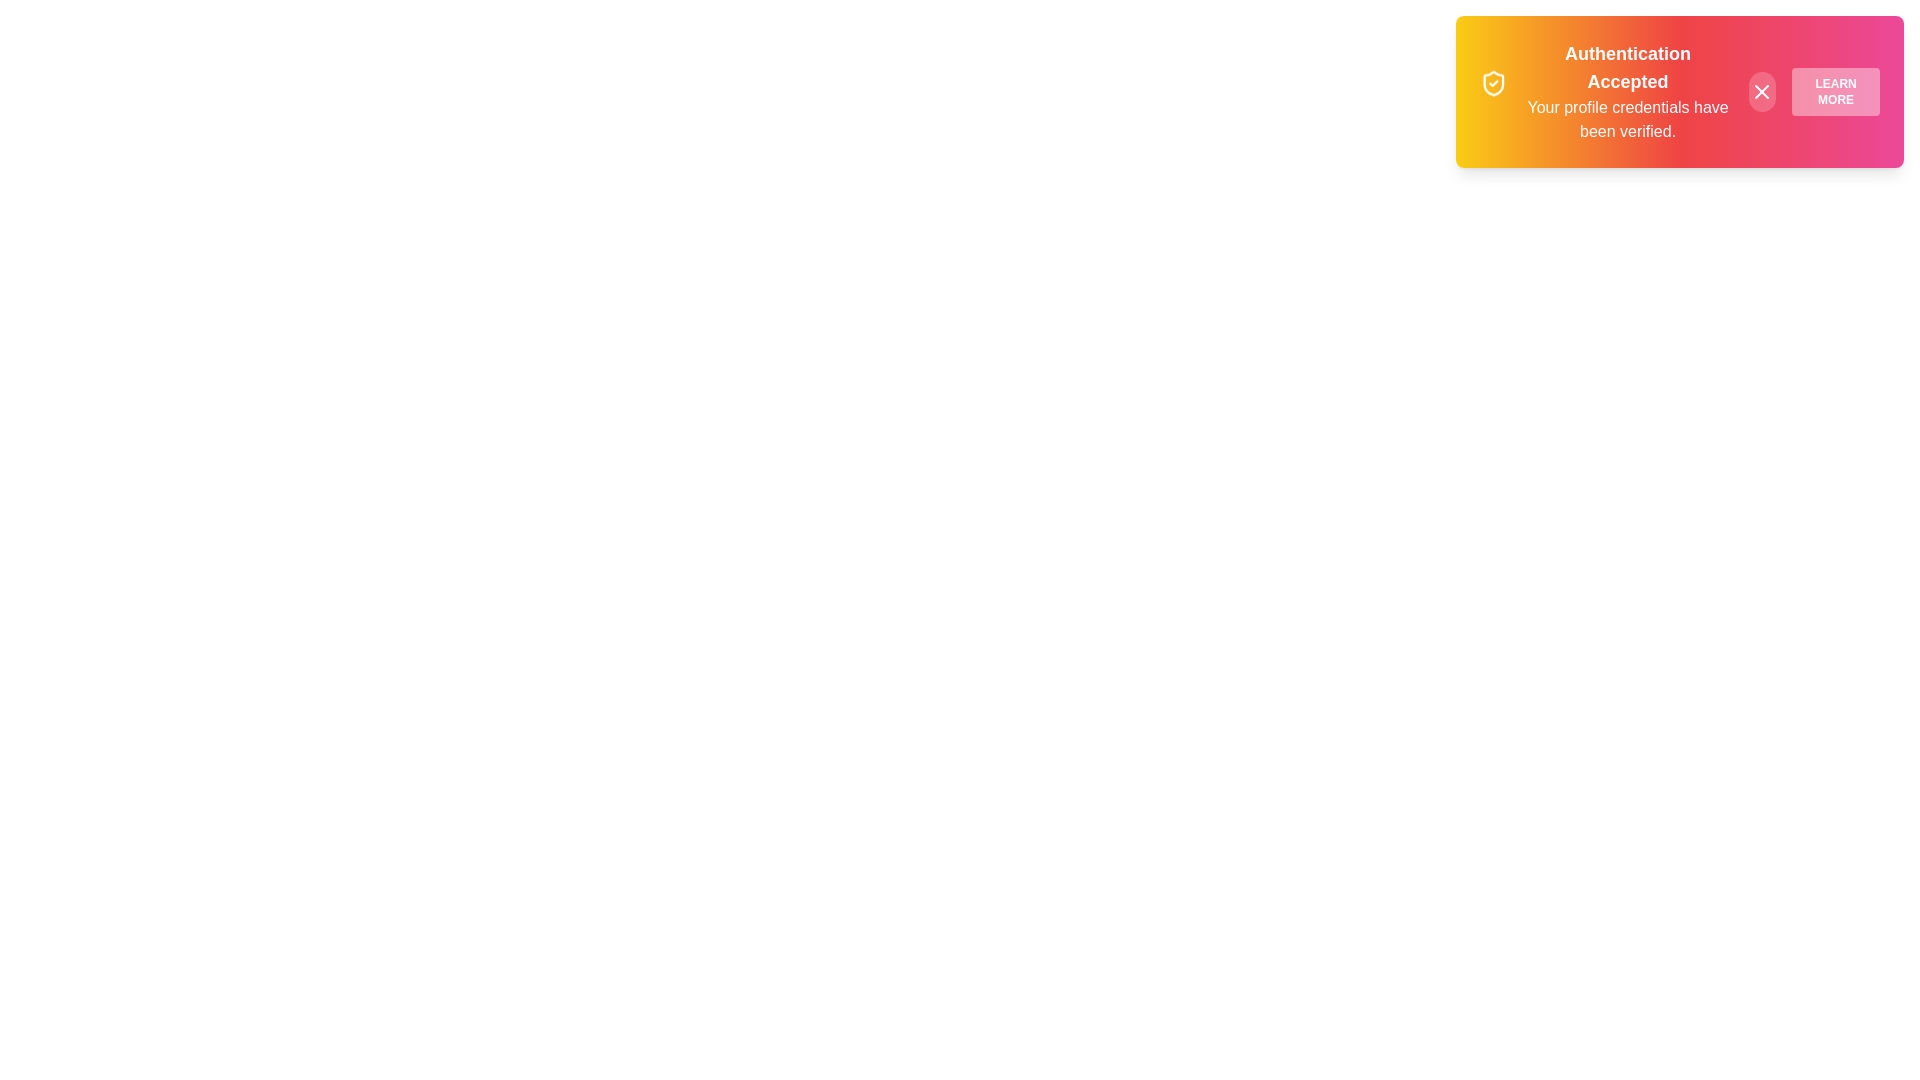  Describe the element at coordinates (1836, 92) in the screenshot. I see `the 'Learn More' button to trigger the alert` at that location.